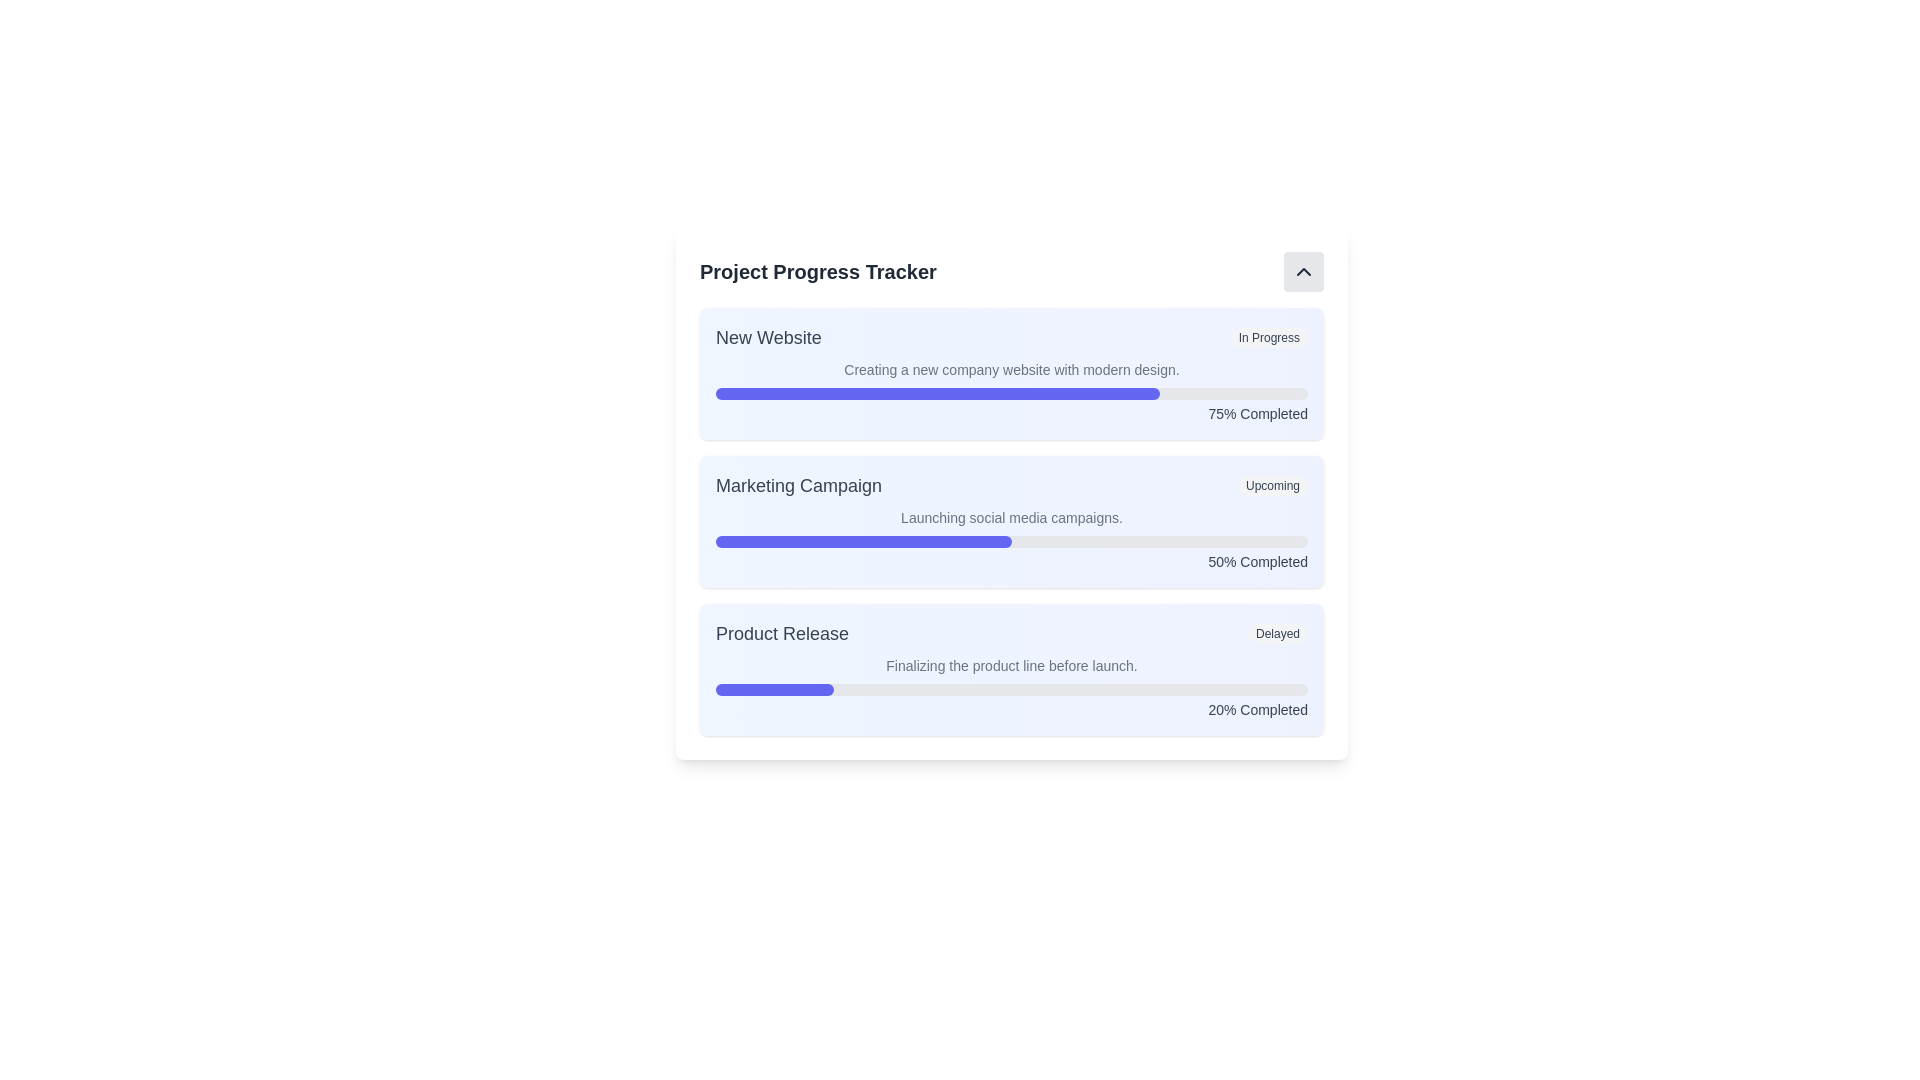 The width and height of the screenshot is (1920, 1080). Describe the element at coordinates (1012, 337) in the screenshot. I see `descriptions provided for the composite display component showing the title 'New Website' and the status 'In Progress' located at the top of the vertically stacked list` at that location.